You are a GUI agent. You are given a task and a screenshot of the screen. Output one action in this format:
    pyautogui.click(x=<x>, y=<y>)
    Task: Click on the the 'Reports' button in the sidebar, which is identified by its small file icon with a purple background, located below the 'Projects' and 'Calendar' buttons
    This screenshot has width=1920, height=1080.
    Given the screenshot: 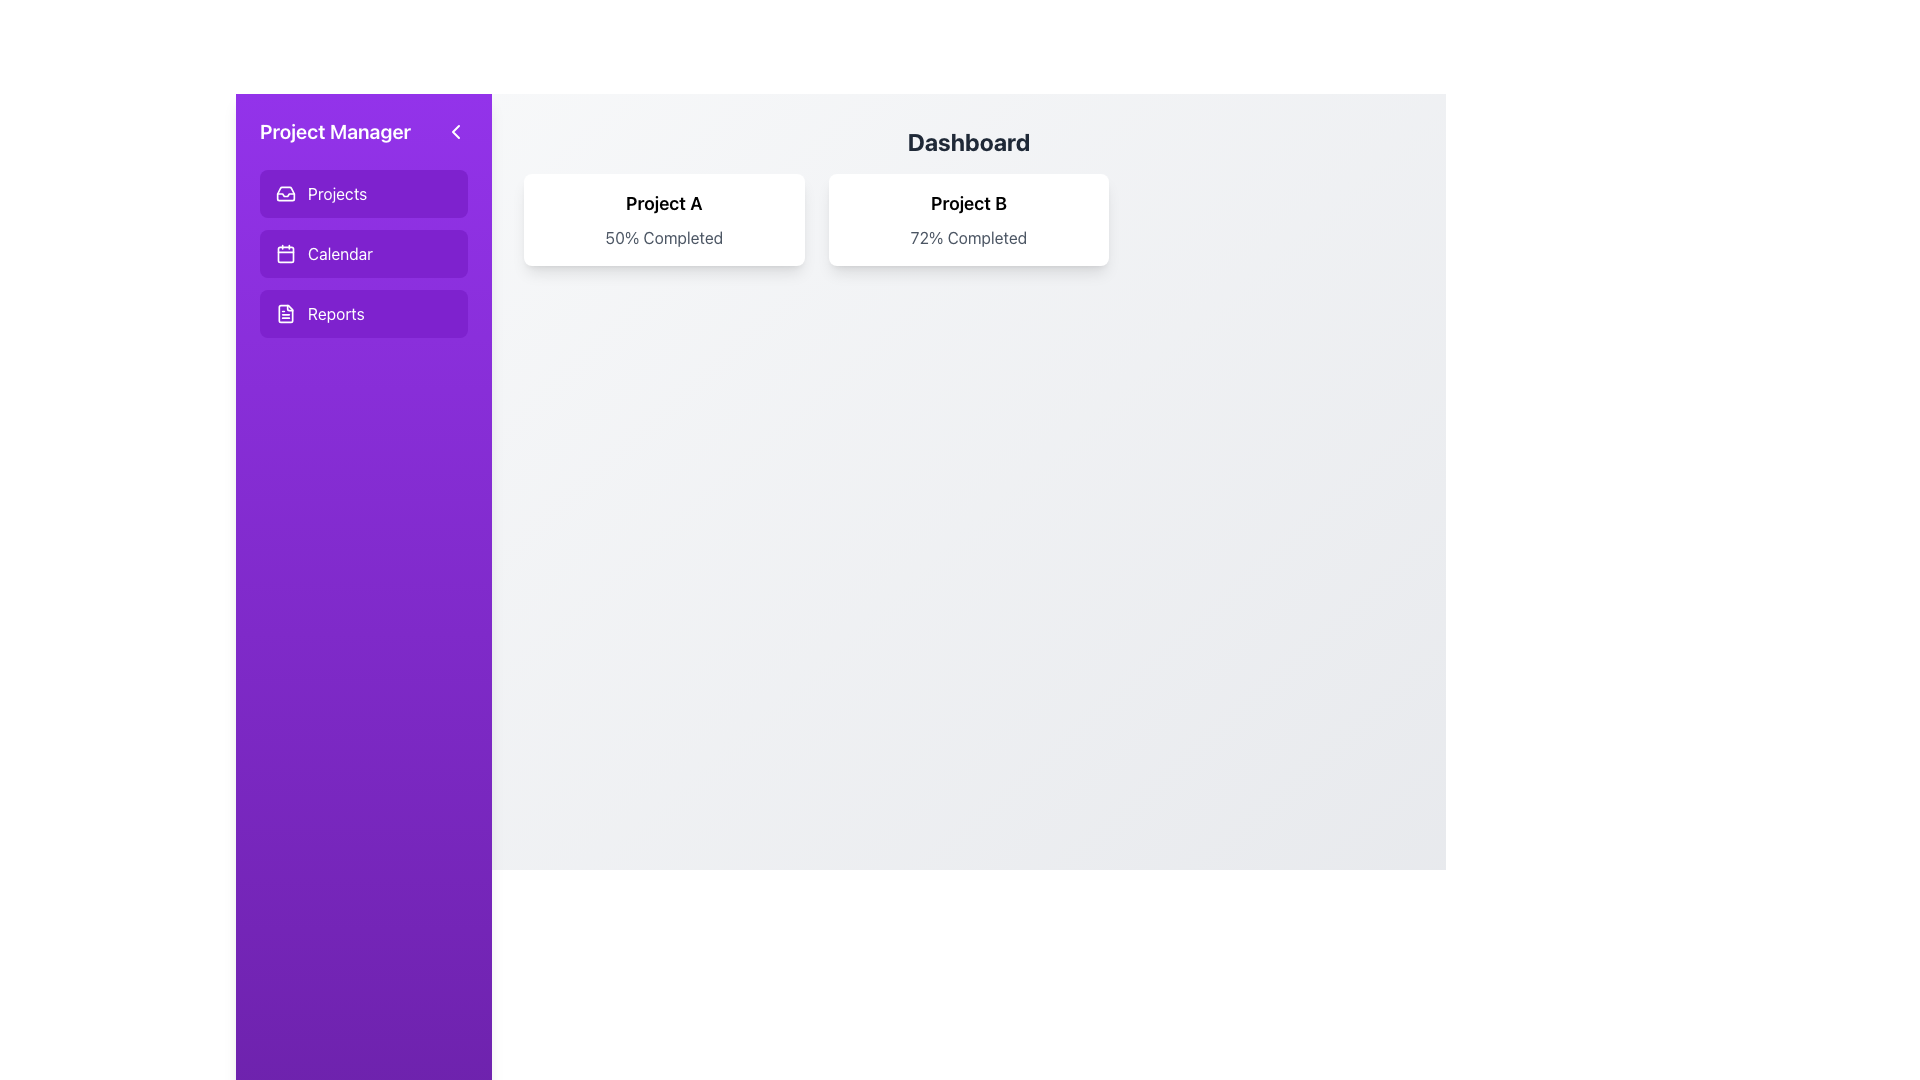 What is the action you would take?
    pyautogui.click(x=285, y=313)
    